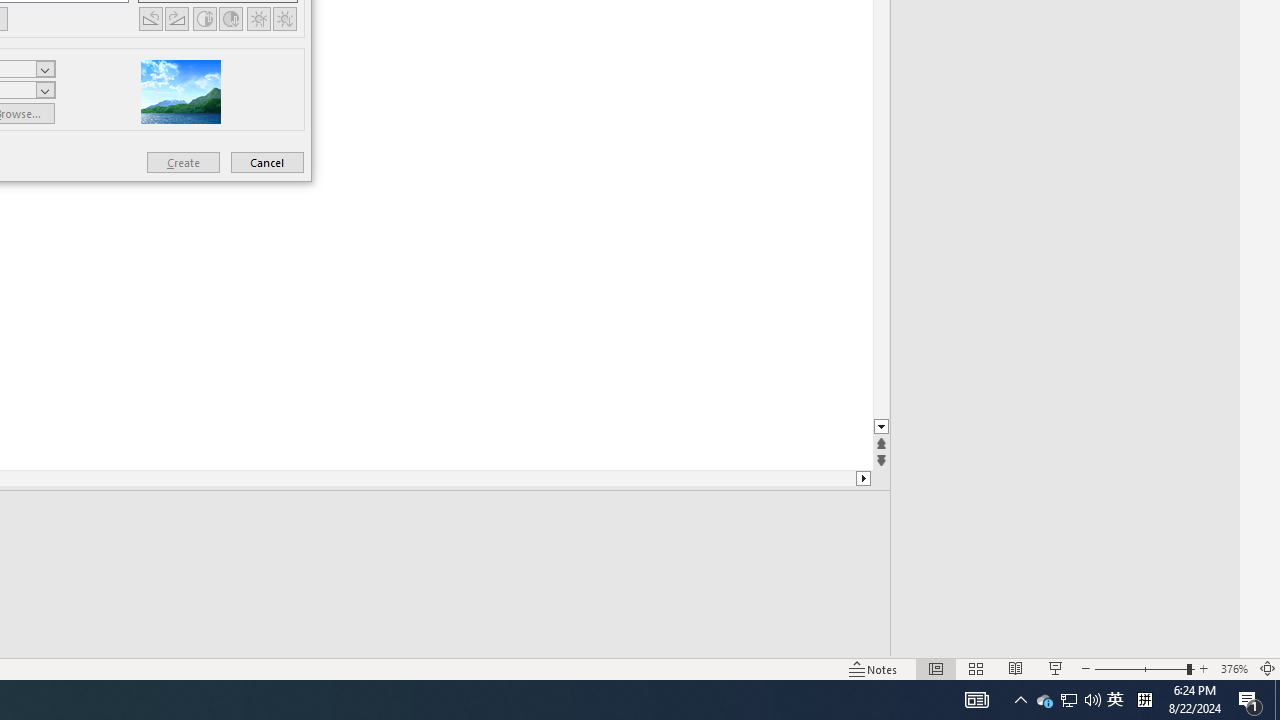  I want to click on 'Less Brightness', so click(283, 18).